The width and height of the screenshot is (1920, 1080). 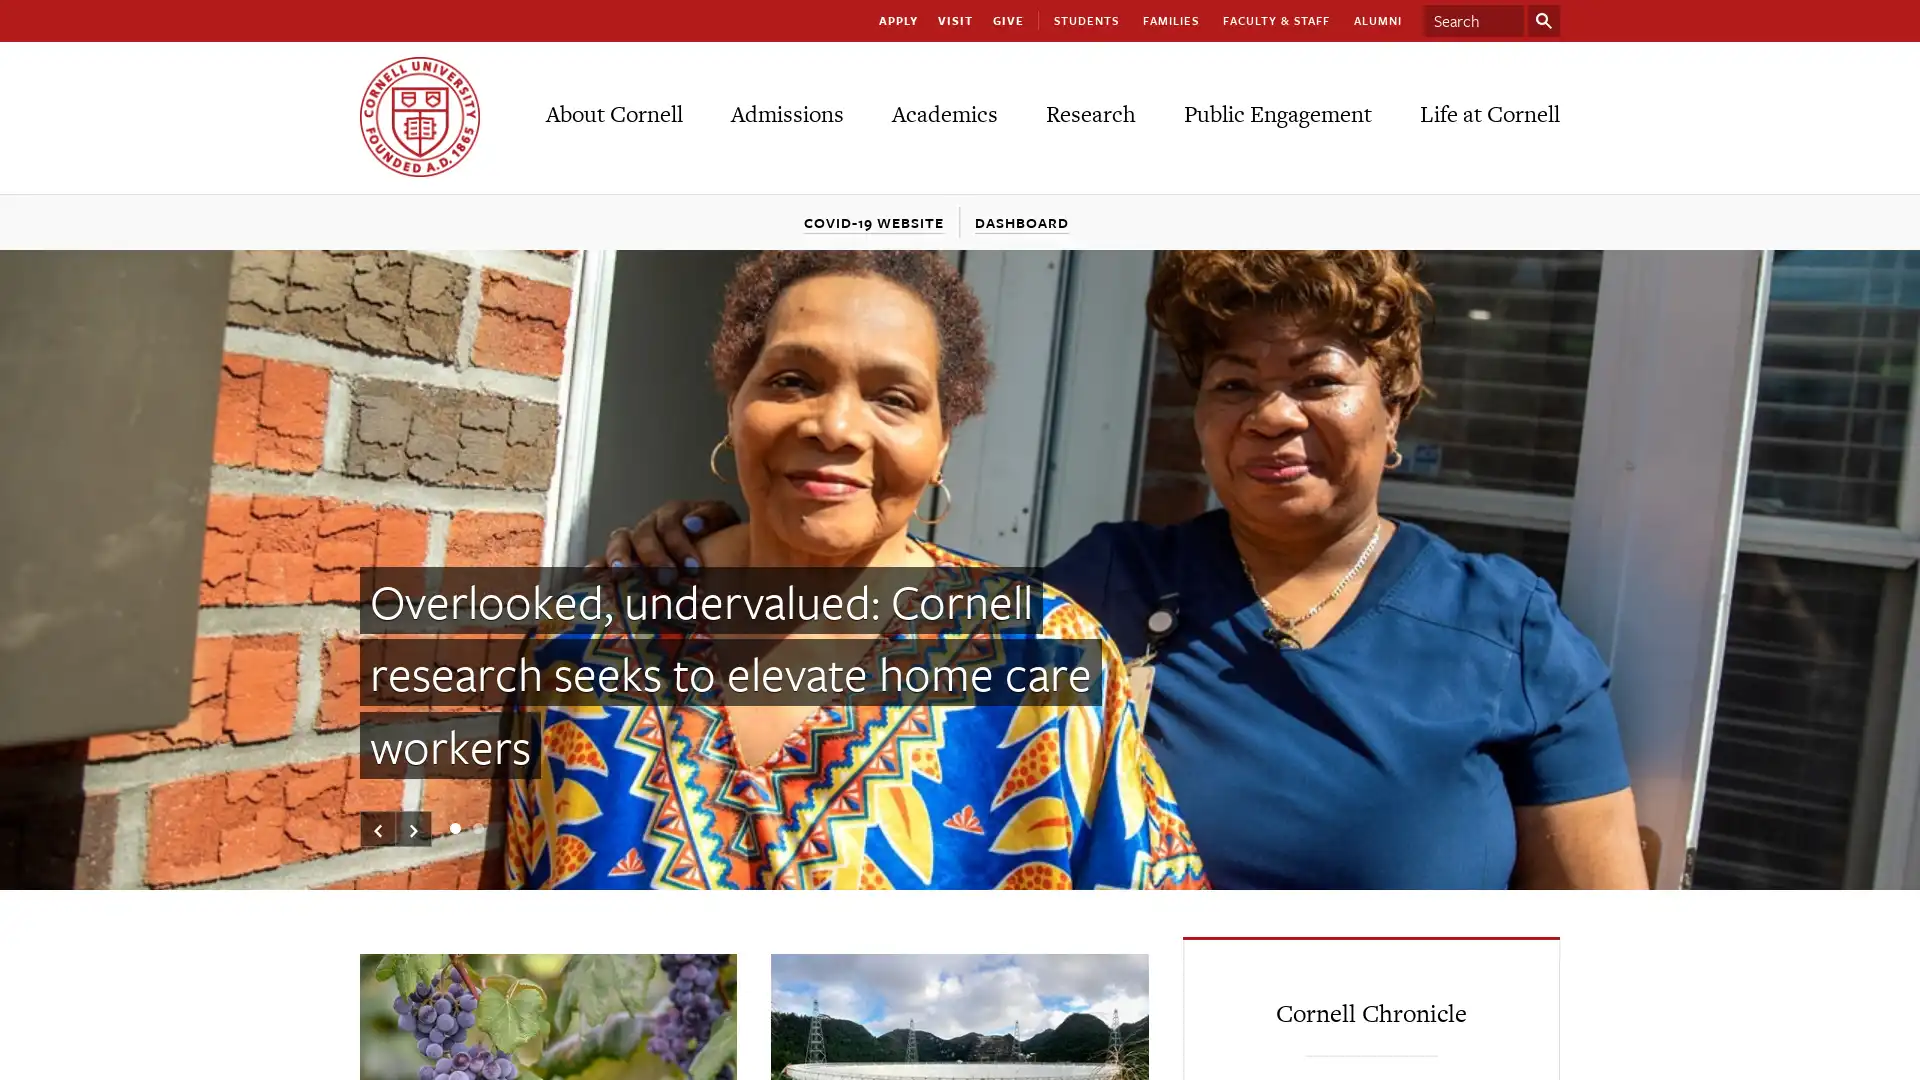 What do you see at coordinates (378, 829) in the screenshot?
I see `Previous slide` at bounding box center [378, 829].